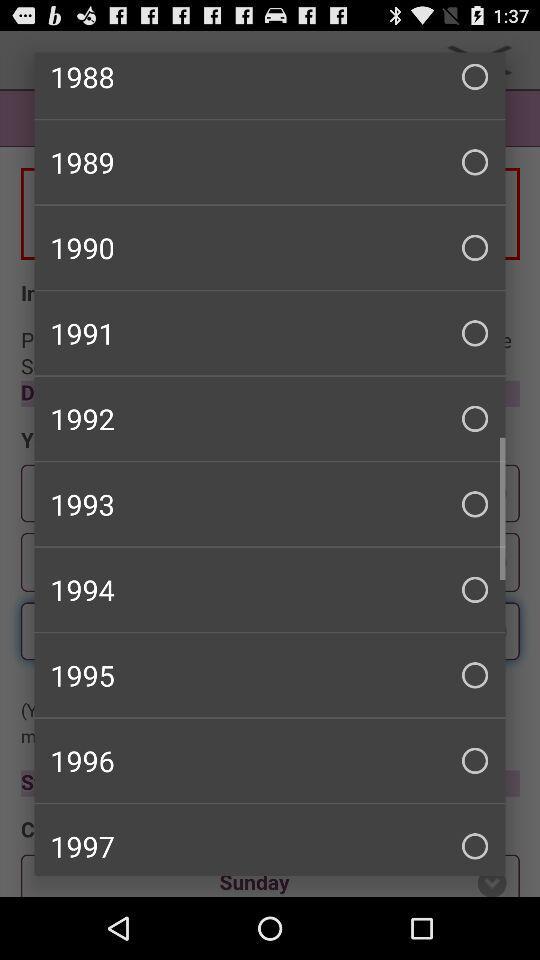  I want to click on icon above the 1992 item, so click(270, 333).